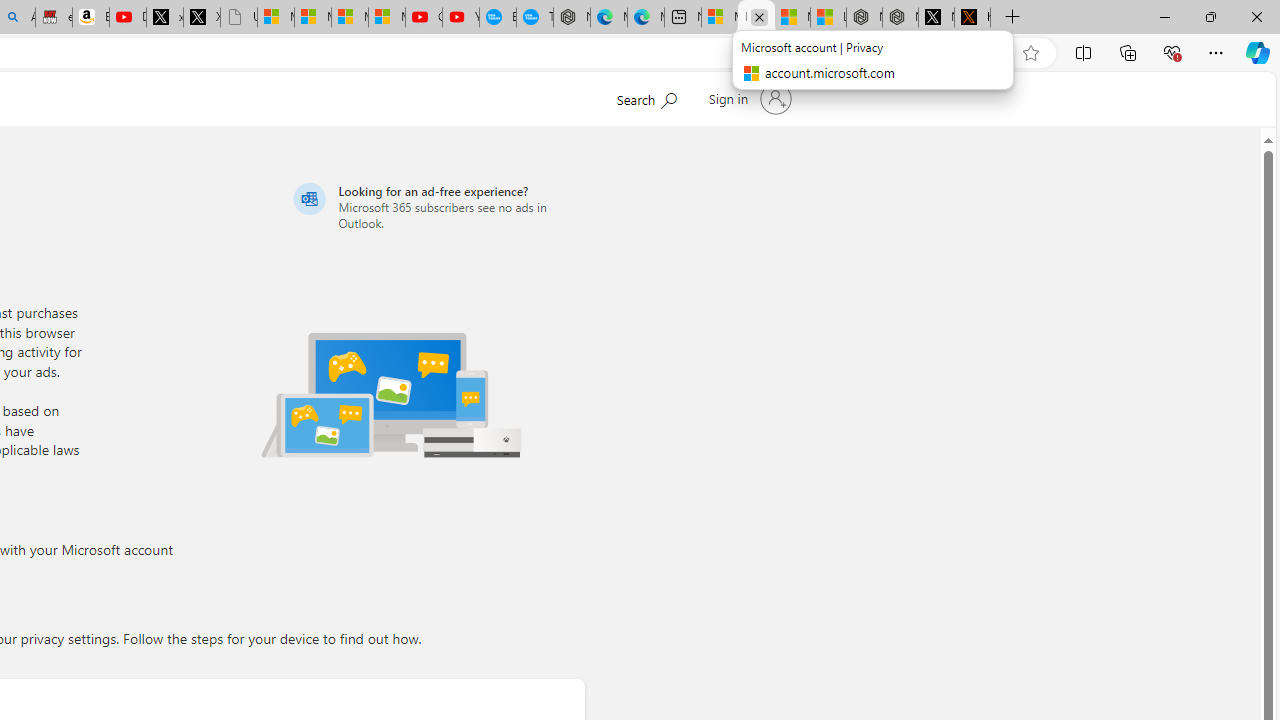  What do you see at coordinates (535, 17) in the screenshot?
I see `'The most popular Google '` at bounding box center [535, 17].